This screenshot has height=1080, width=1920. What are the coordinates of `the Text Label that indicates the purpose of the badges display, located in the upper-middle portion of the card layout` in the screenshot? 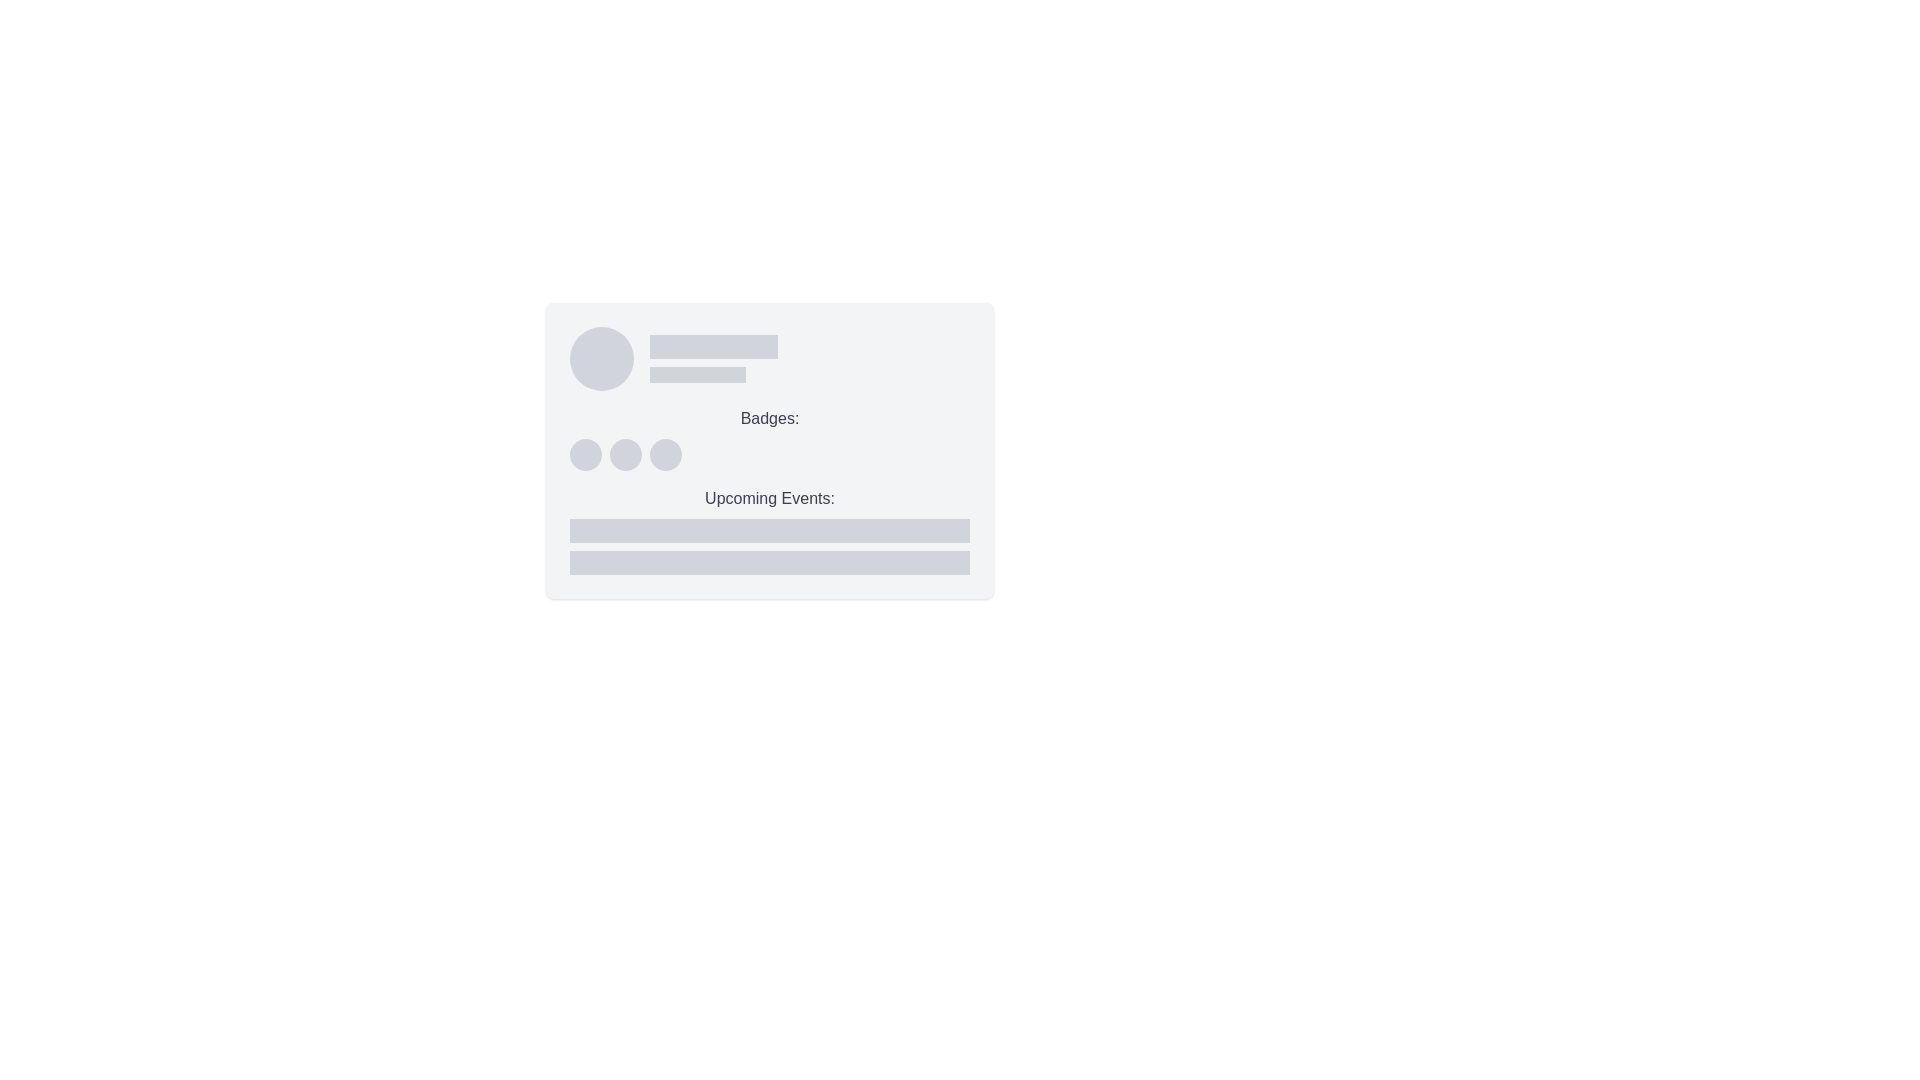 It's located at (768, 418).